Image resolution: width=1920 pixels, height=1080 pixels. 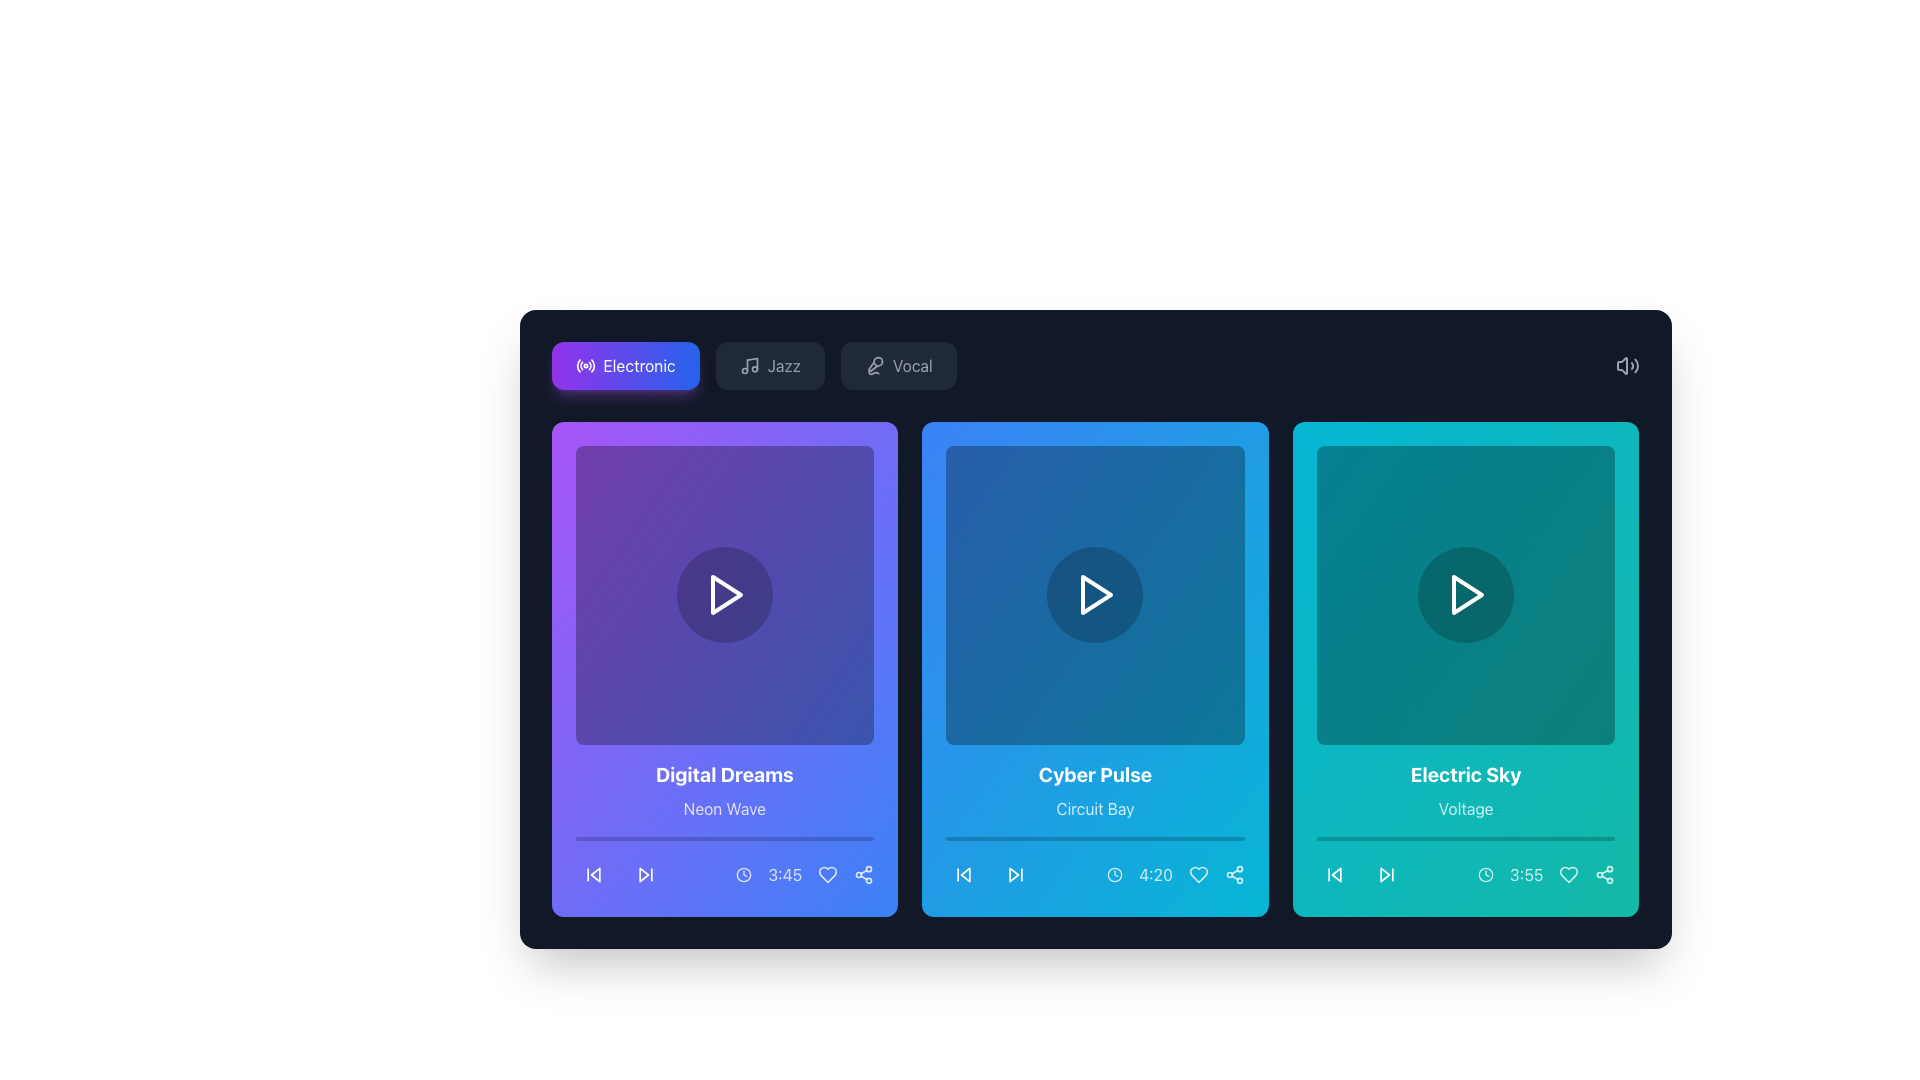 I want to click on the second button in the control panel beneath the 'Cyber Pulse' music card, so click(x=1016, y=873).